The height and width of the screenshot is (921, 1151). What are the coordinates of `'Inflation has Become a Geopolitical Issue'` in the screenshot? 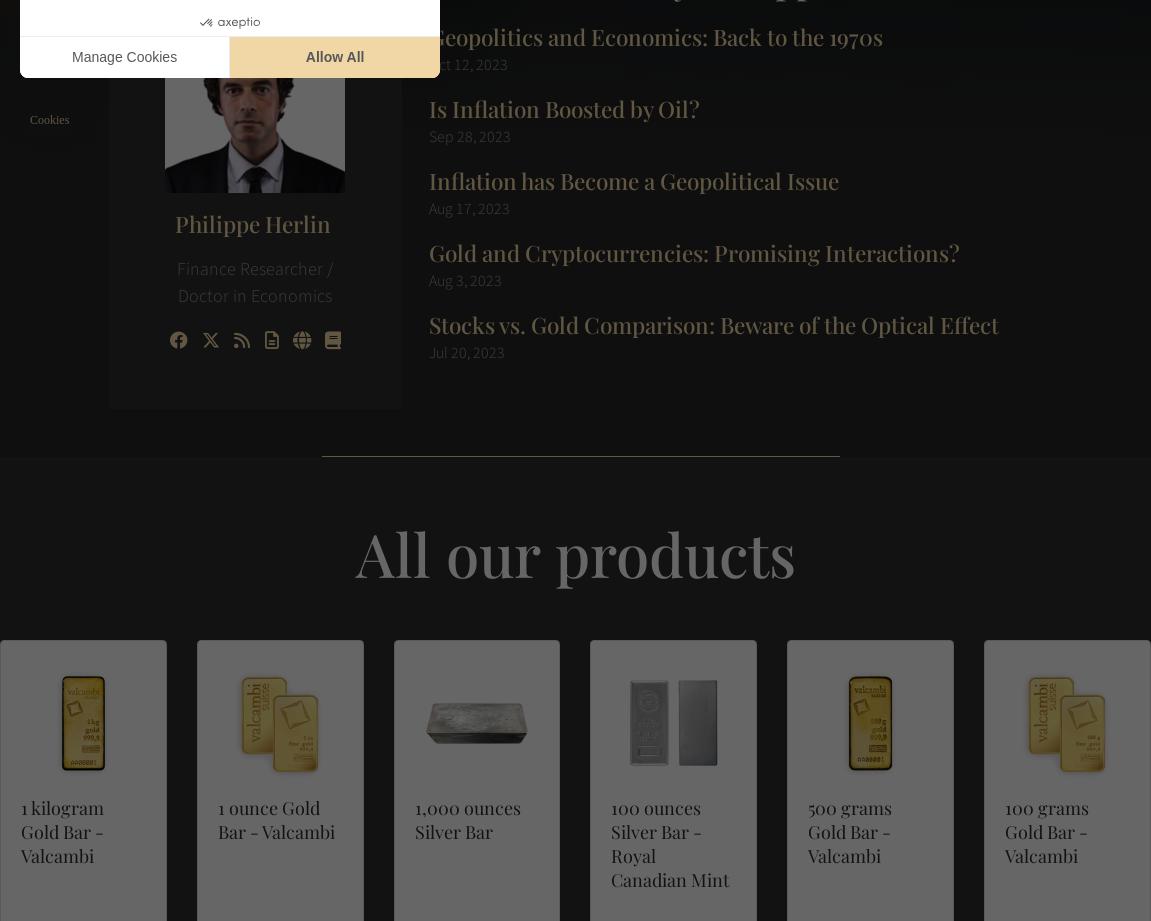 It's located at (633, 178).